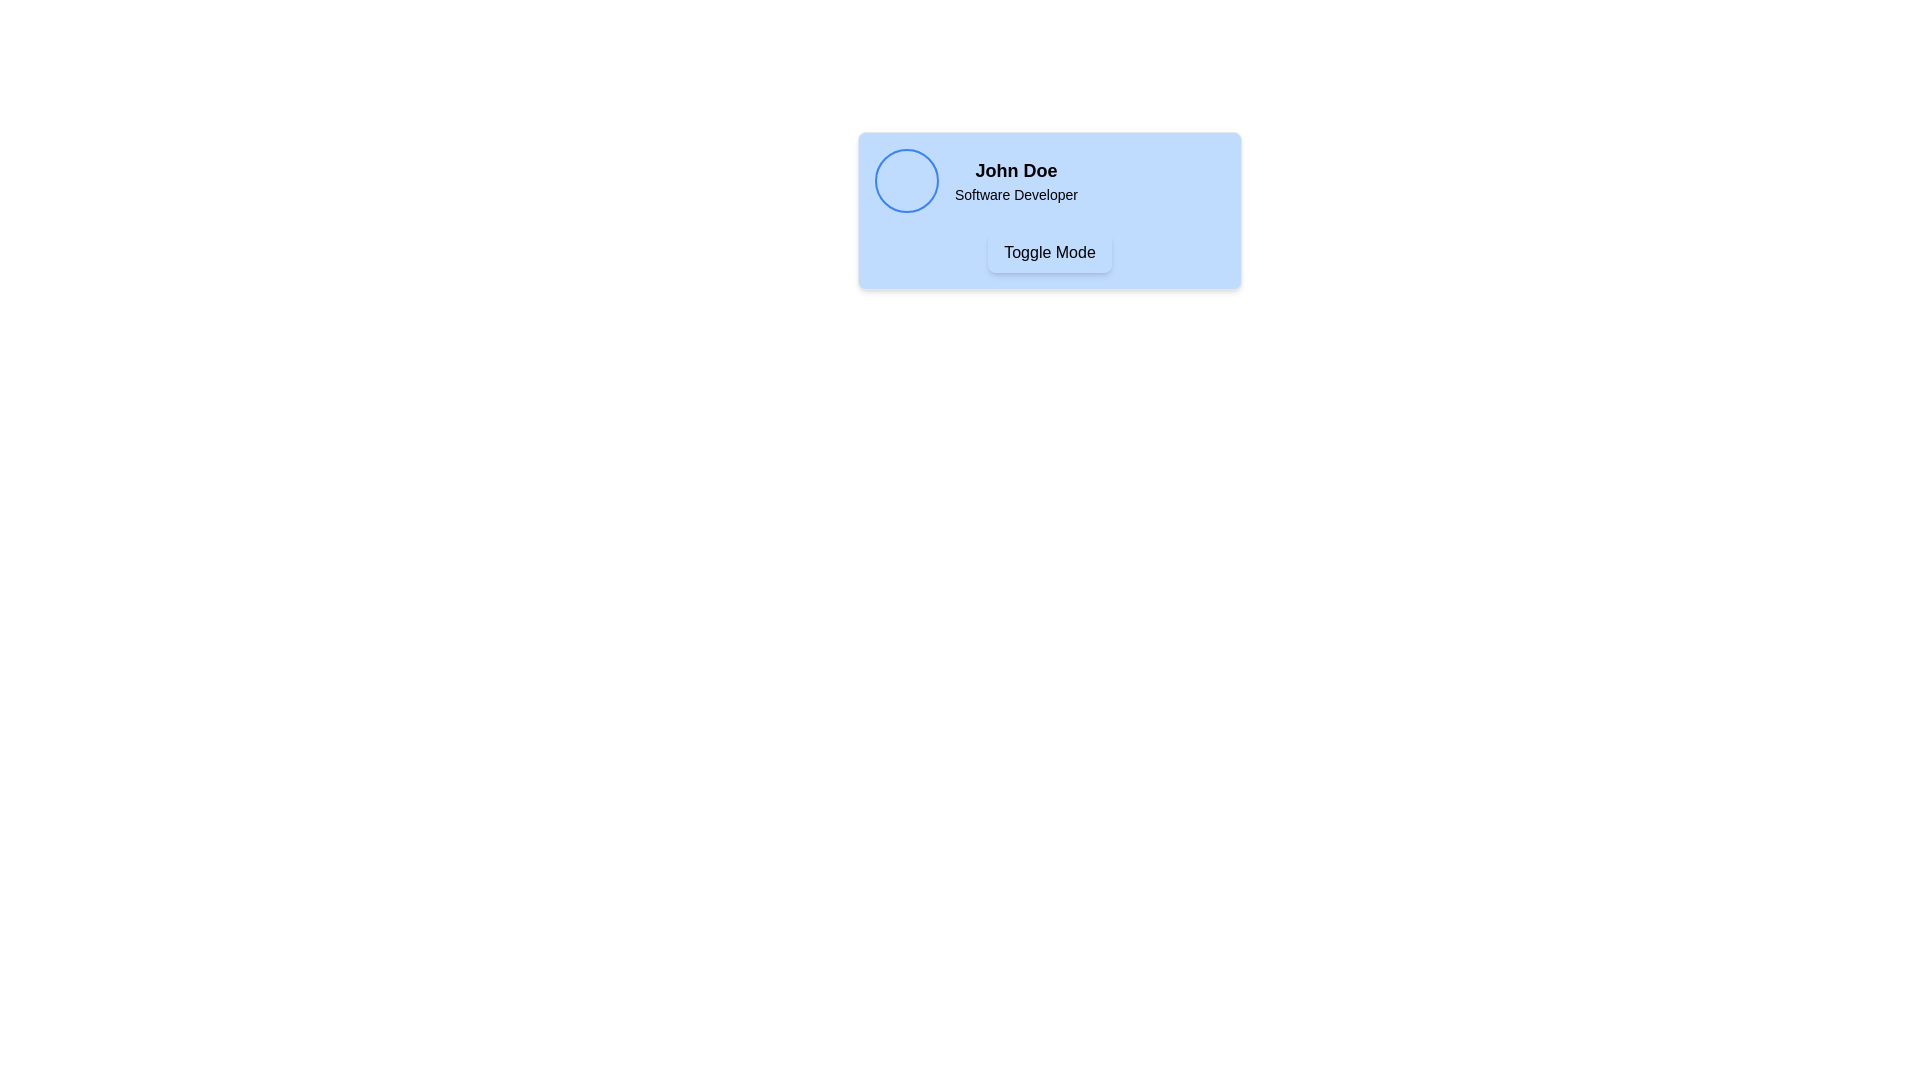 This screenshot has height=1080, width=1920. I want to click on the toggle button located below the name 'John Doe' and profession 'Software Developer' to switch modes, so click(1049, 252).